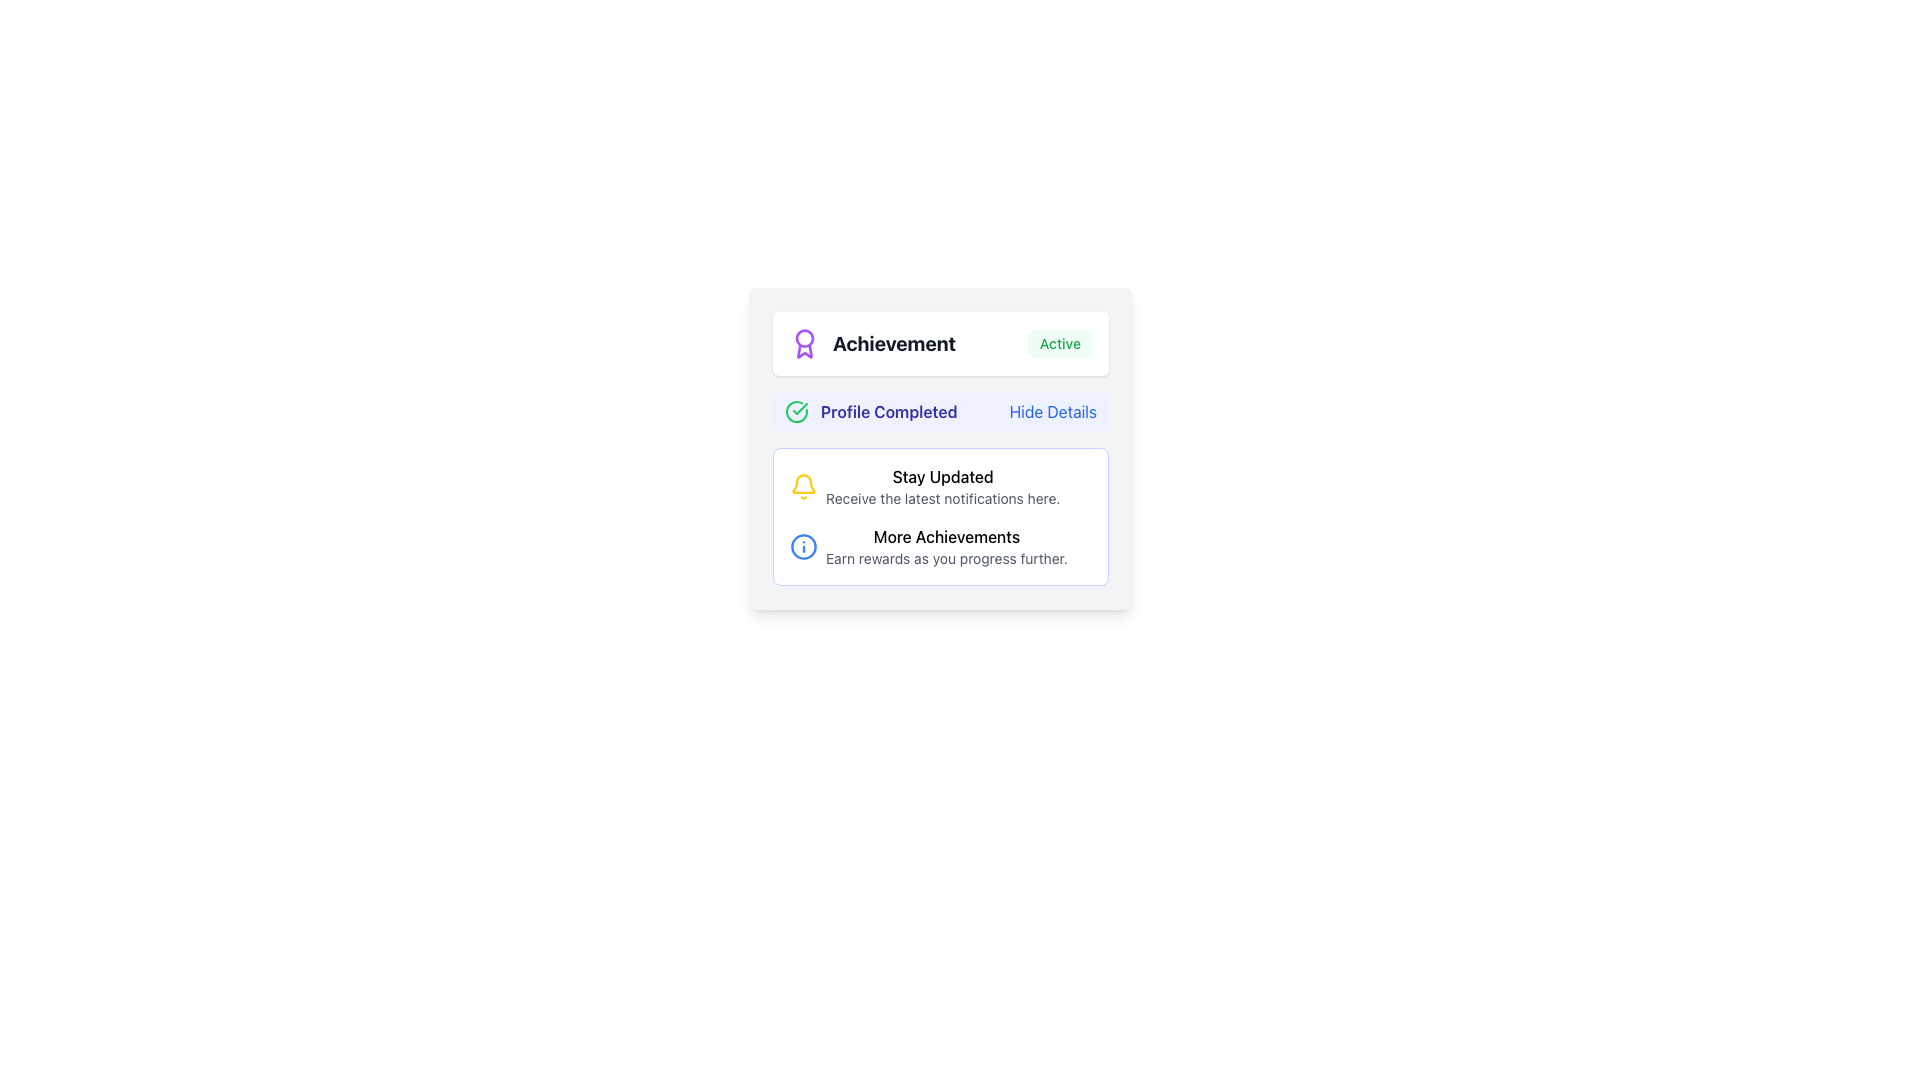 The width and height of the screenshot is (1920, 1080). I want to click on the yellow bell icon located near the 'Achievement' text in the top-left portion of the interface, so click(804, 484).